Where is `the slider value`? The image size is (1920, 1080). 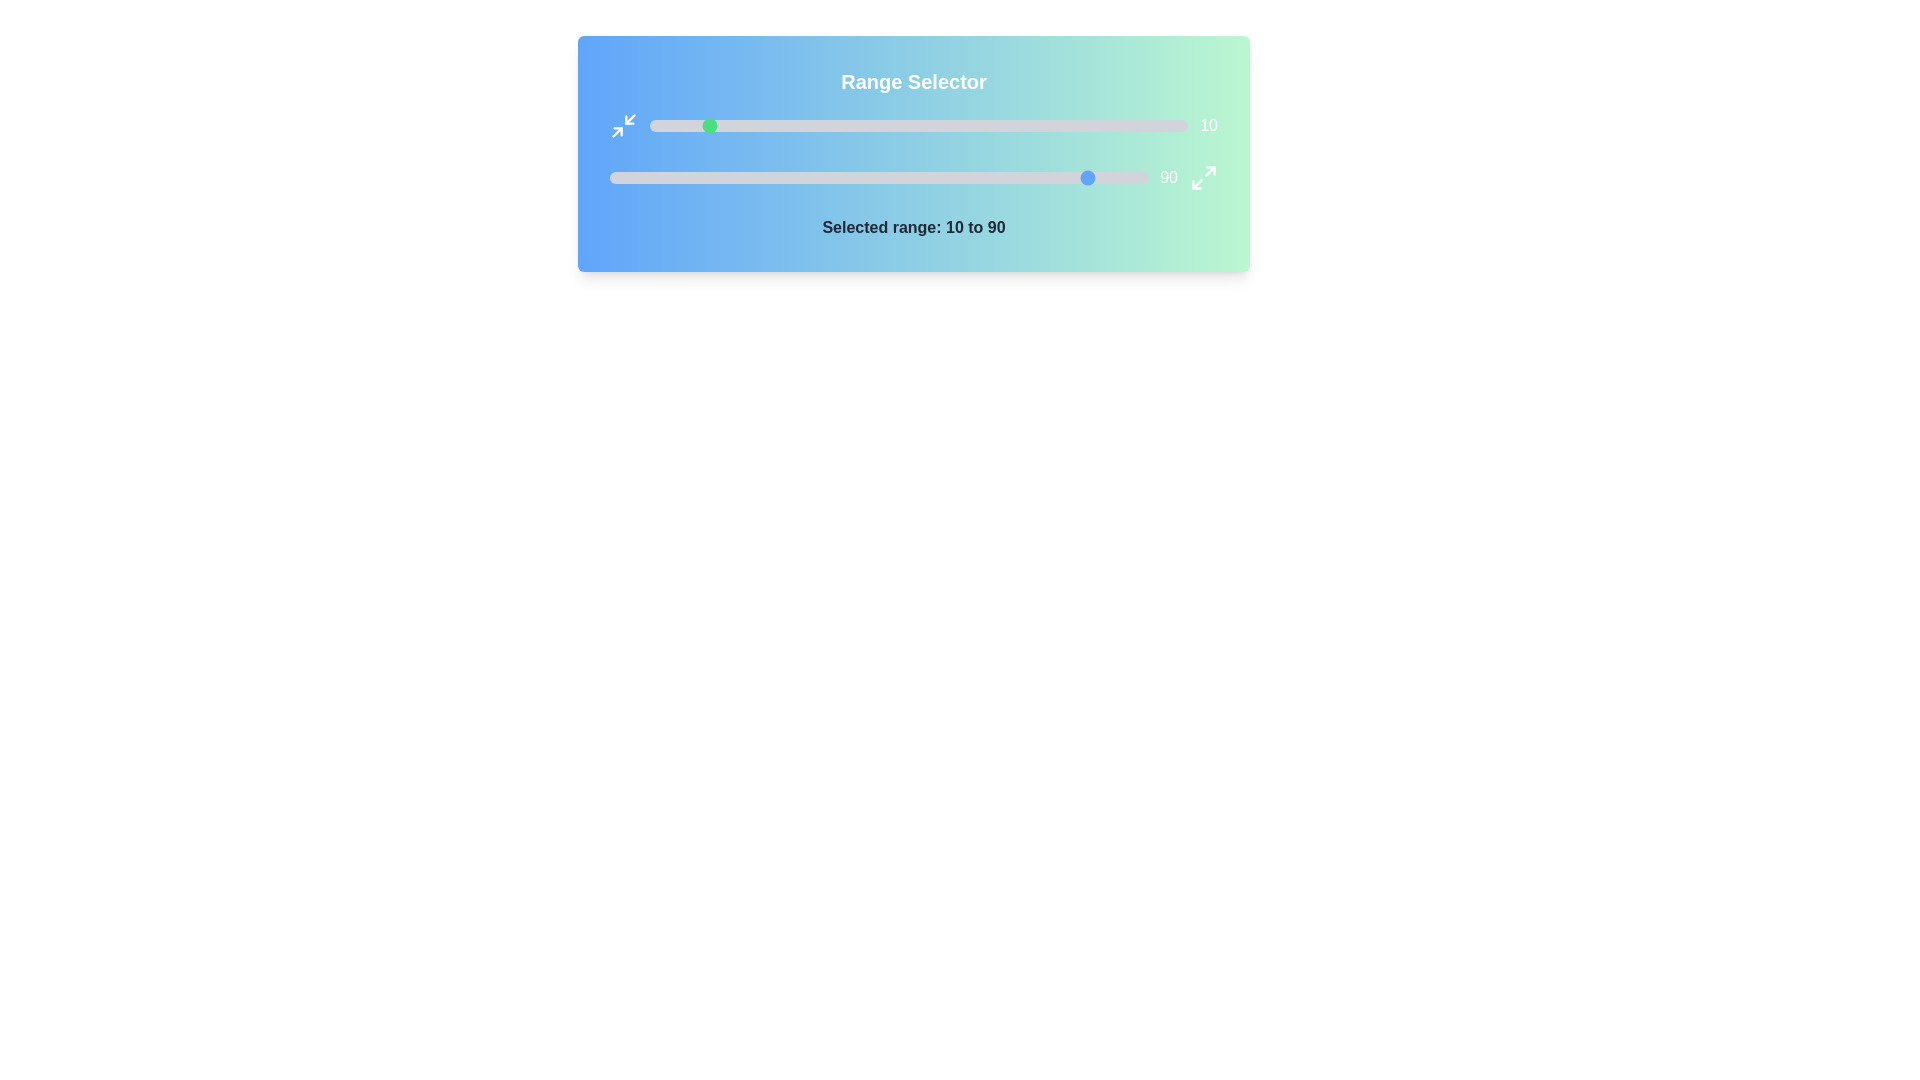
the slider value is located at coordinates (729, 126).